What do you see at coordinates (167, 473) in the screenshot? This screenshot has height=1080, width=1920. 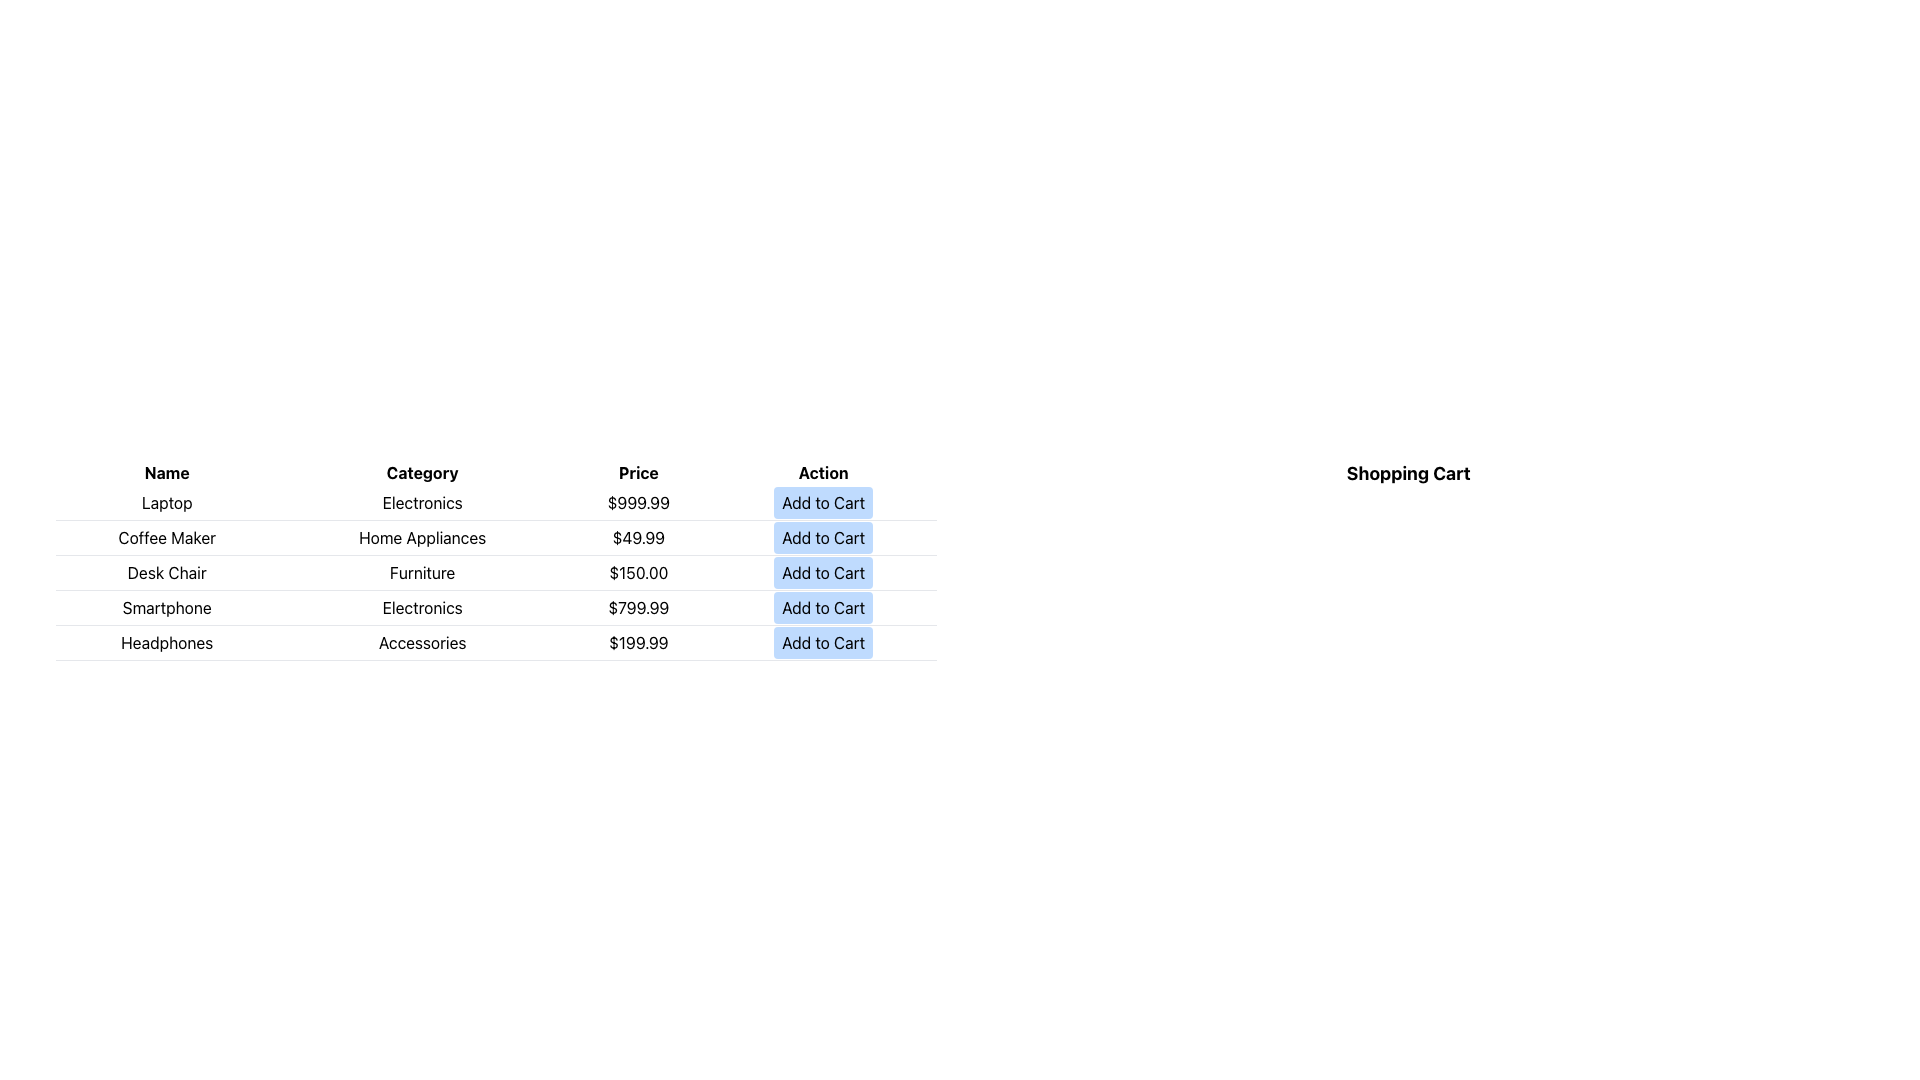 I see `the 'Name' column header text label` at bounding box center [167, 473].